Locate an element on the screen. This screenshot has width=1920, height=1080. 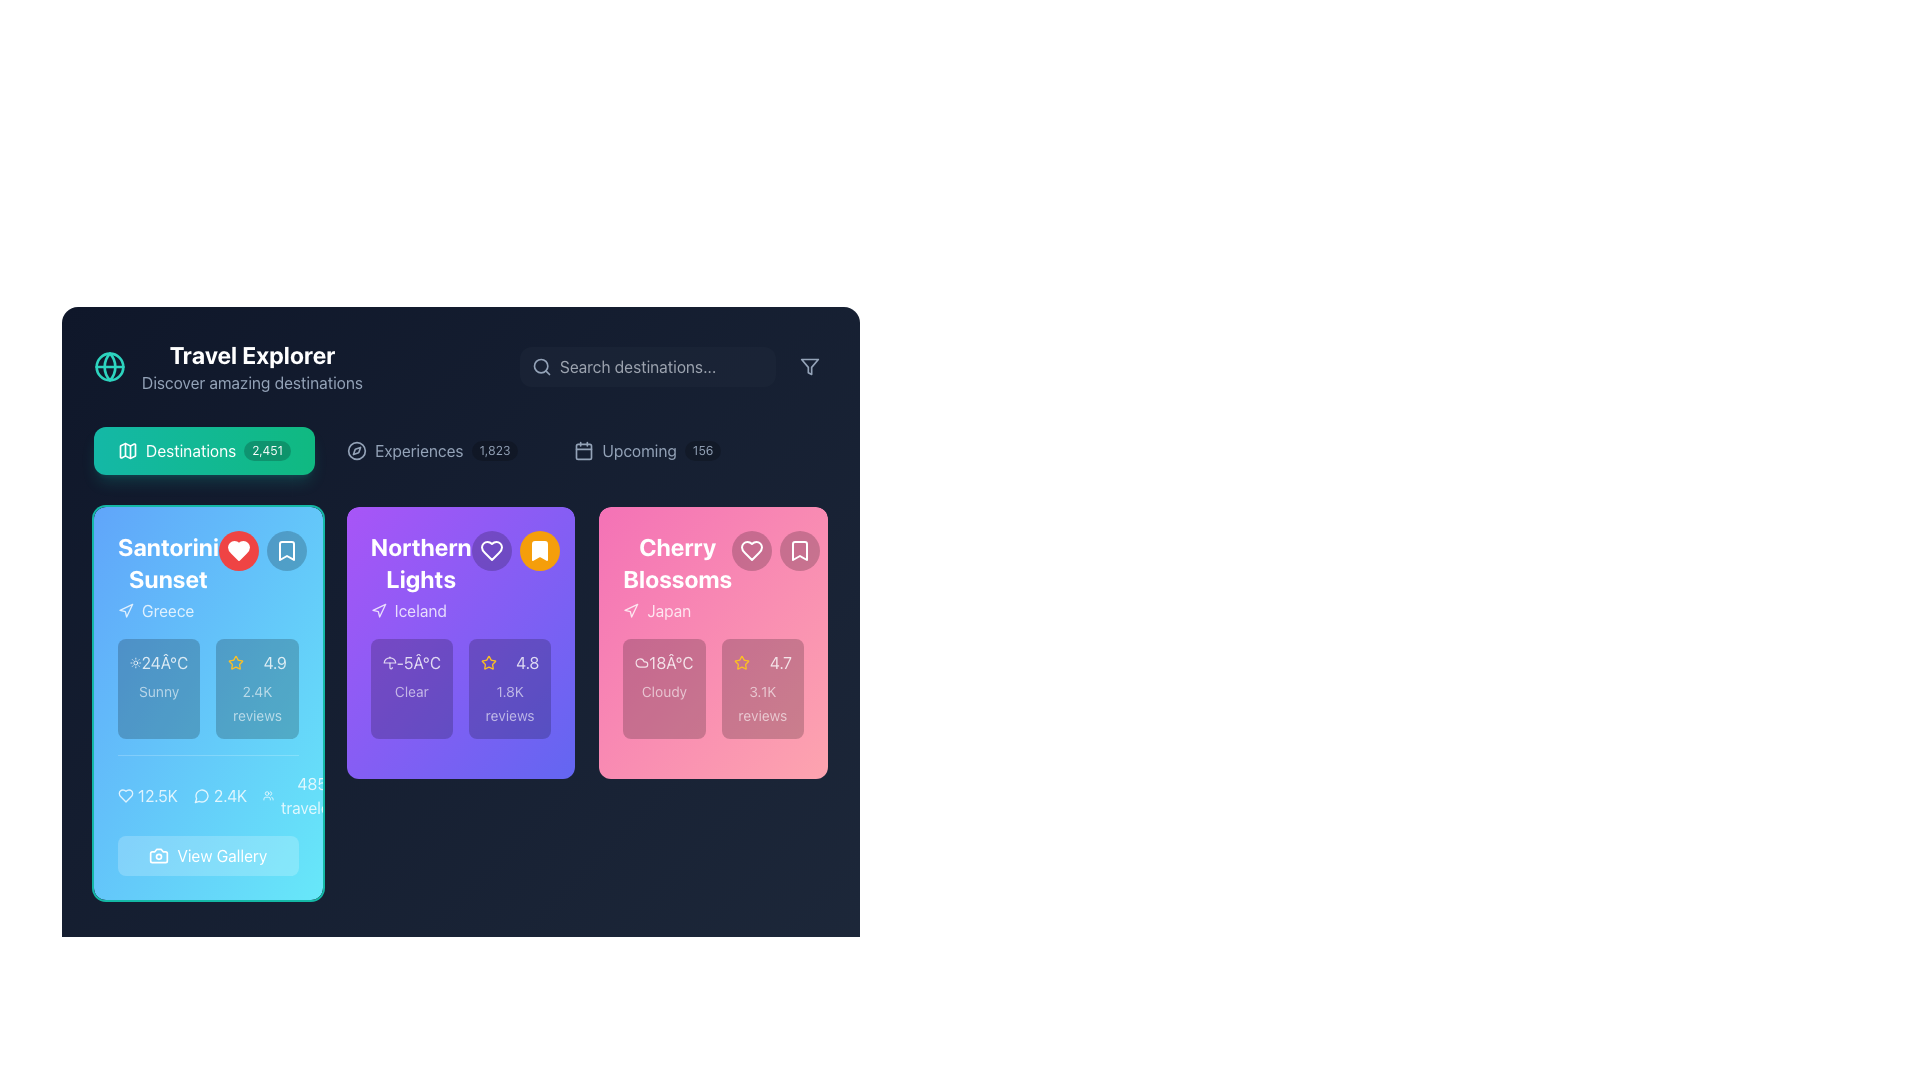
displayed text in the Information display box, which shows the temperature '-5°C' and the 'Clear' label beneath it is located at coordinates (410, 688).